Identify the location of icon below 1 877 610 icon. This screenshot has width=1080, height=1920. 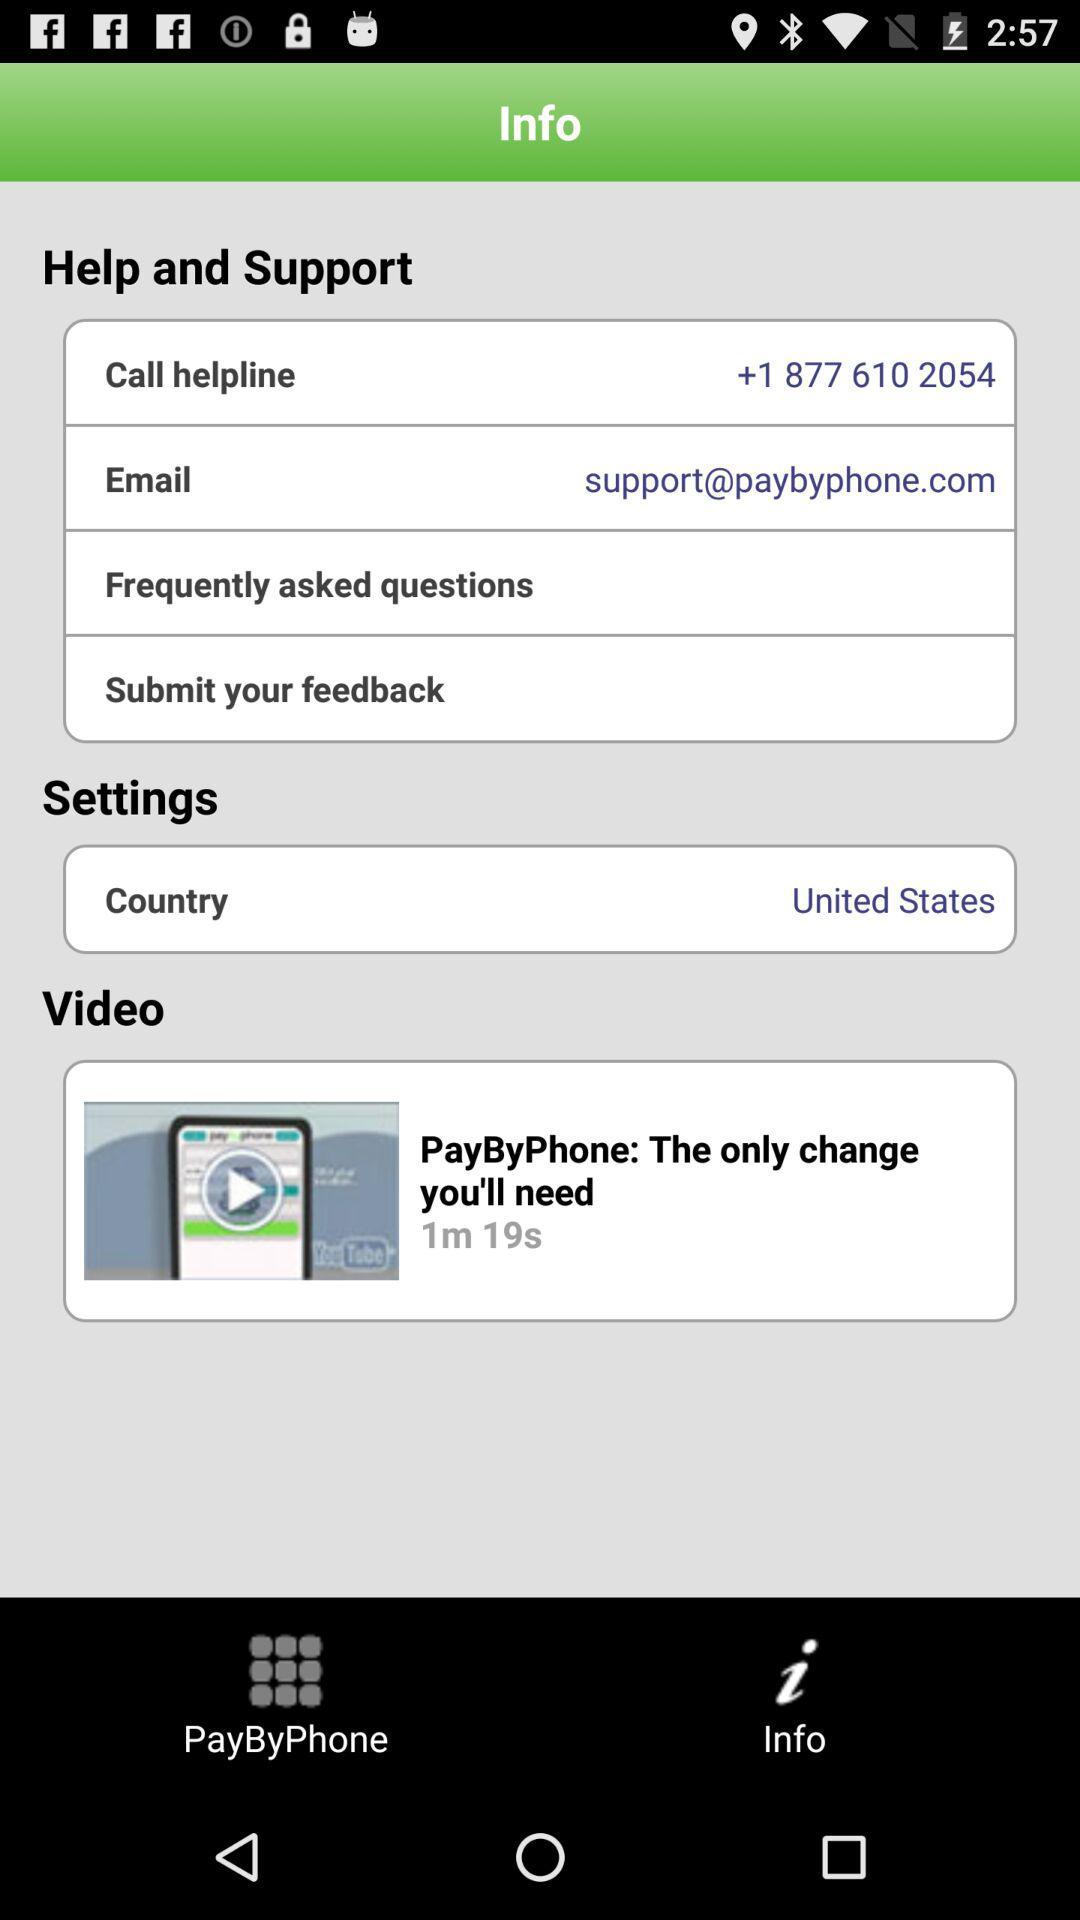
(540, 582).